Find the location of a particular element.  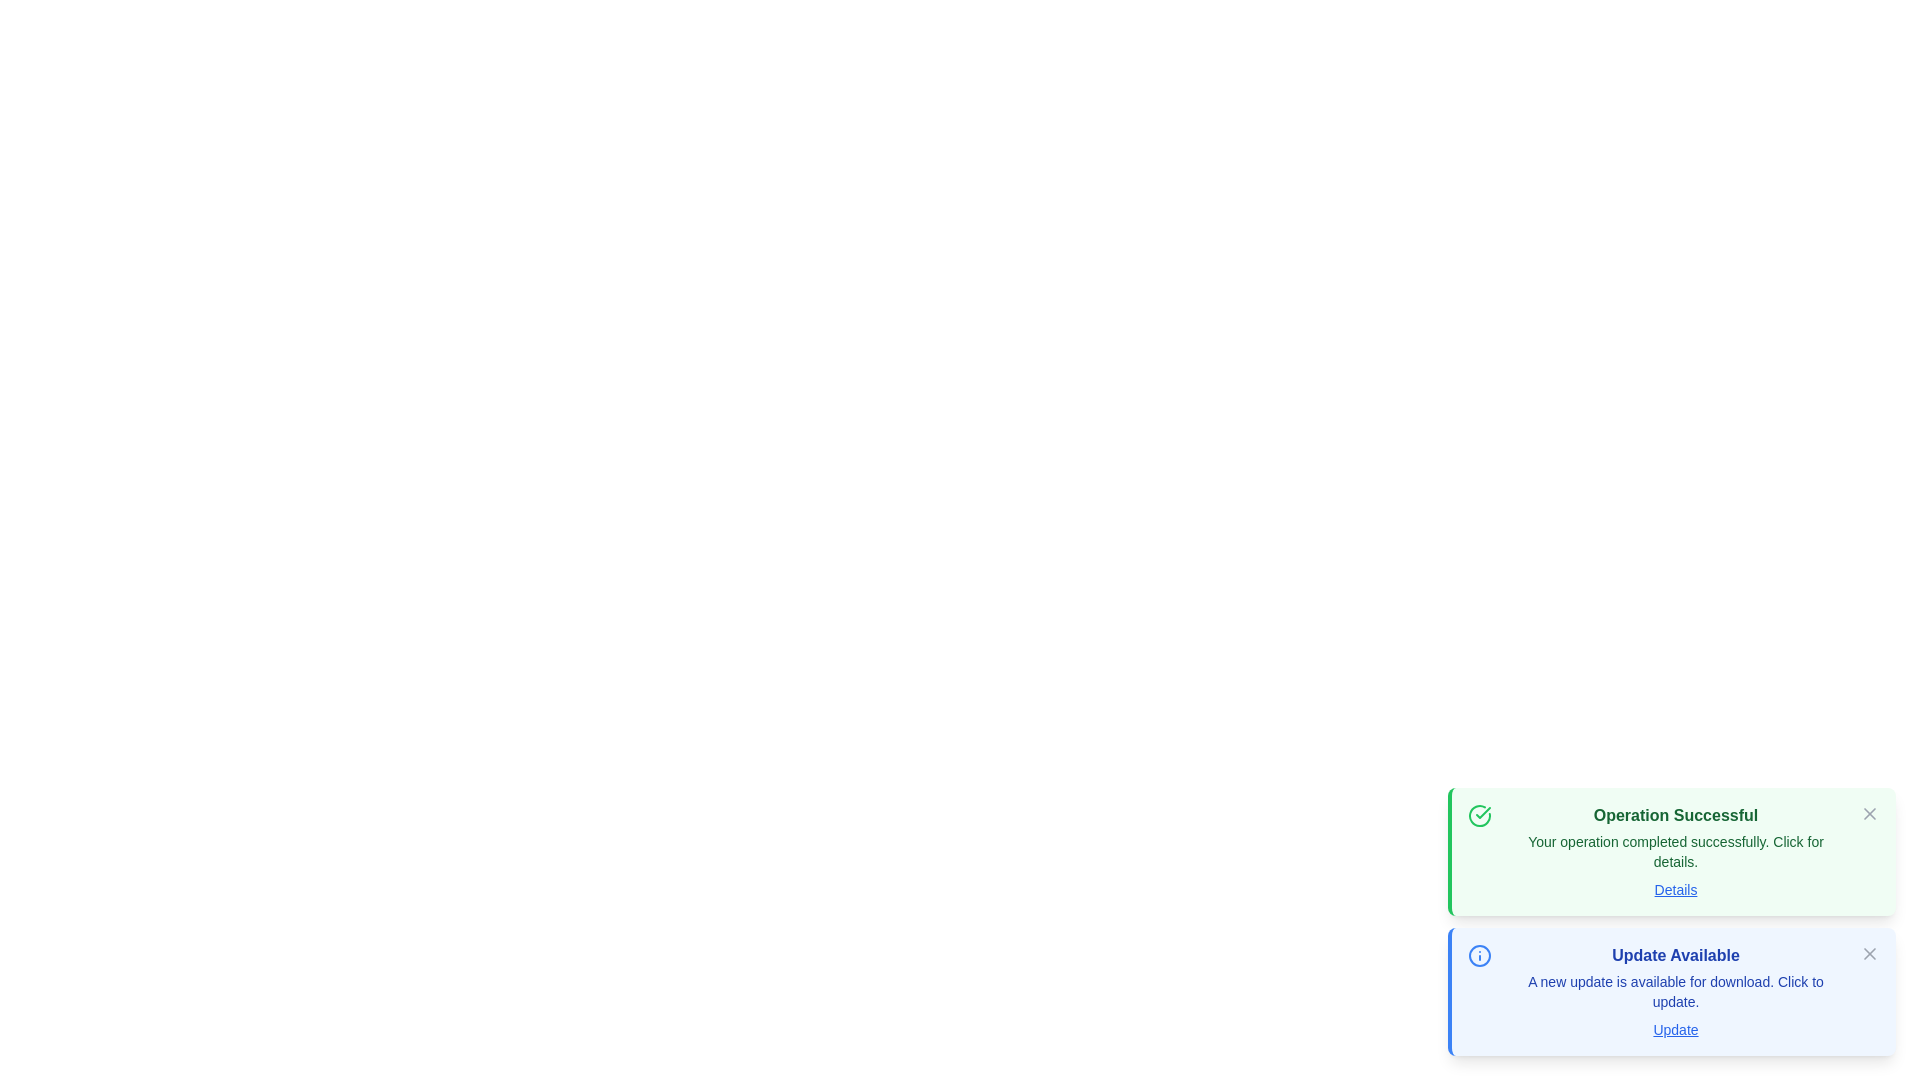

the success icon in the green-themed notification box titled 'Operation Successful', which is the prominent first item aligned to the left side of the box is located at coordinates (1479, 816).